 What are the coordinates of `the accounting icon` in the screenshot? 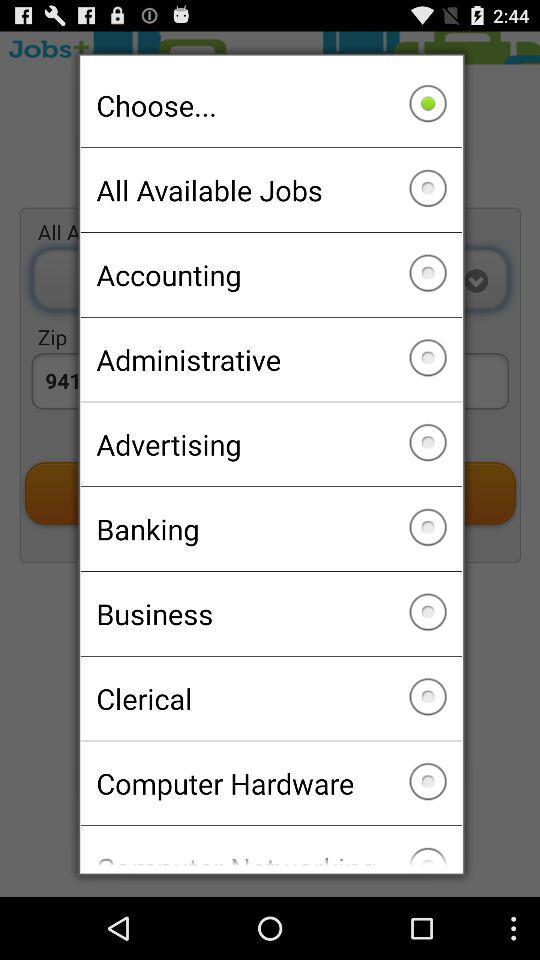 It's located at (270, 273).